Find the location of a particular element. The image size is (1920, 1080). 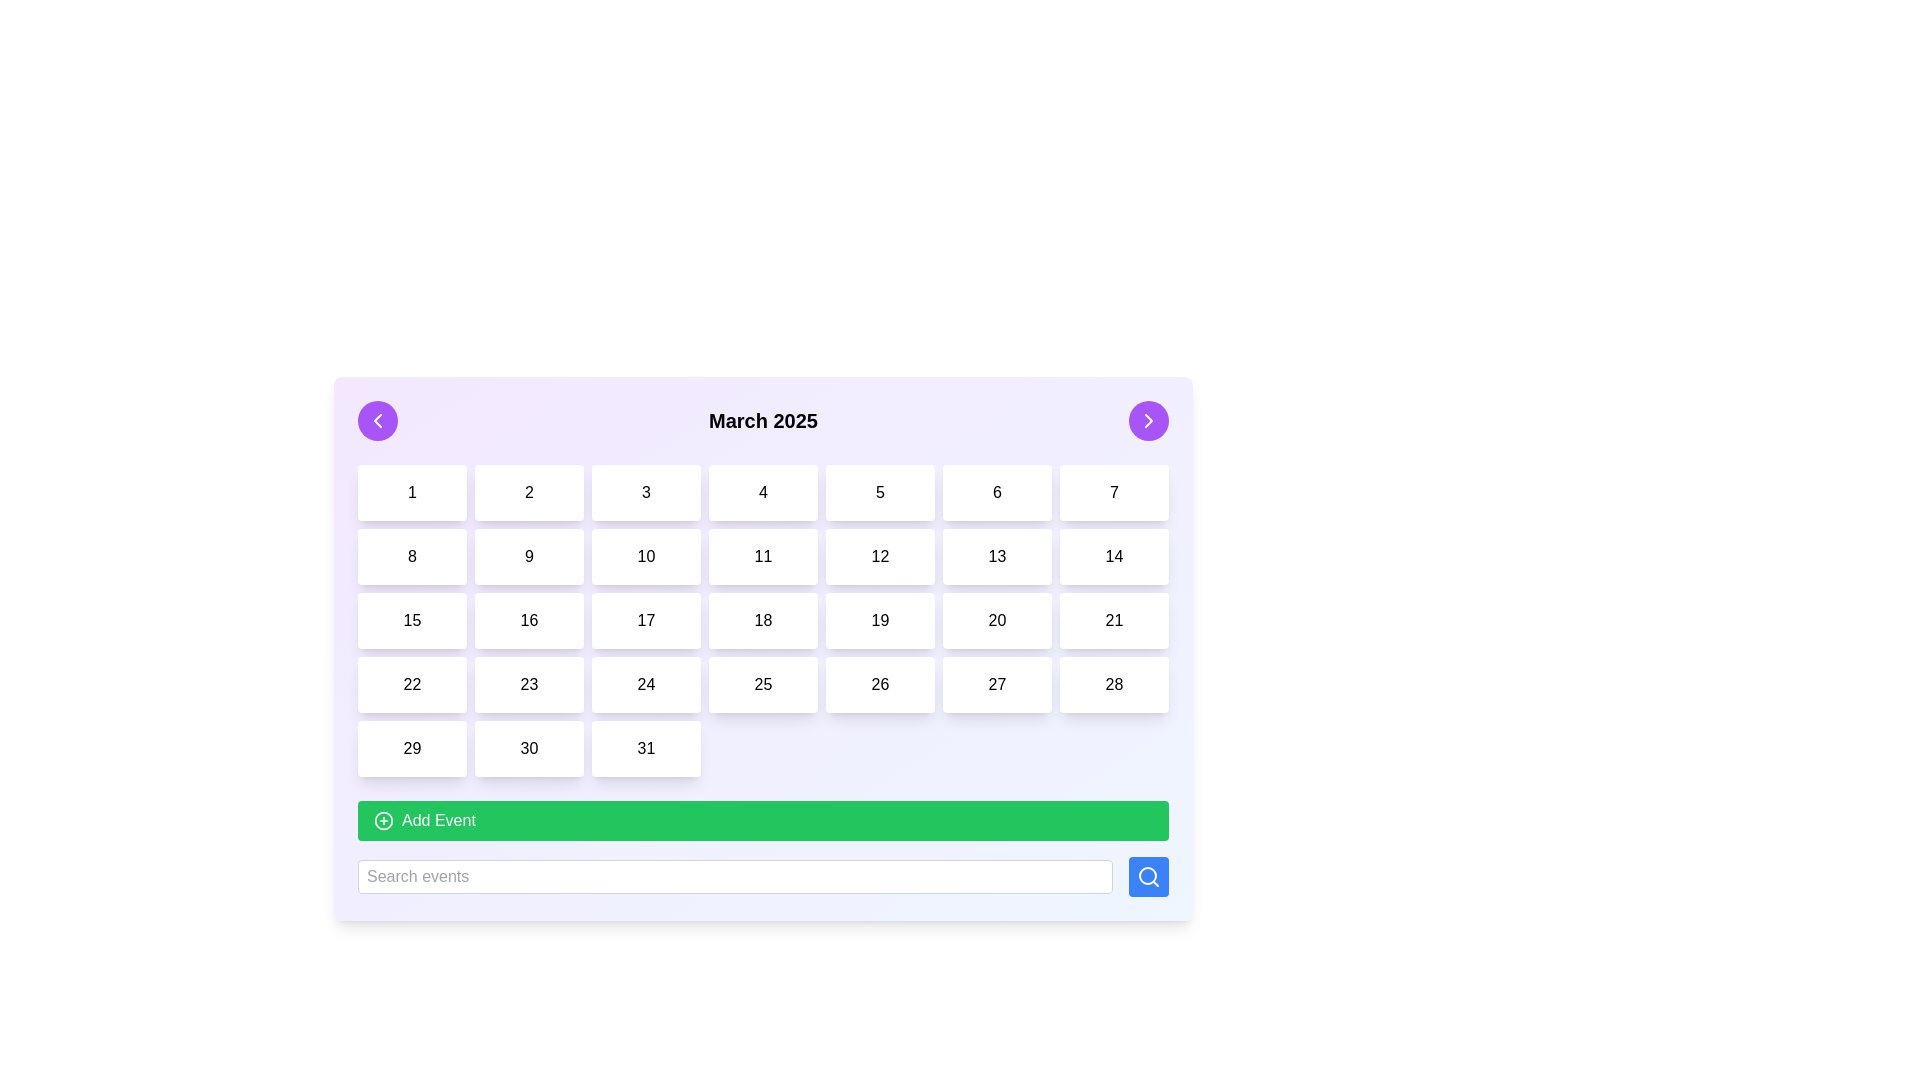

the square-shaped button displaying the number '30' in bold black text, located in the last row and second column of the calendar grid interface is located at coordinates (529, 748).